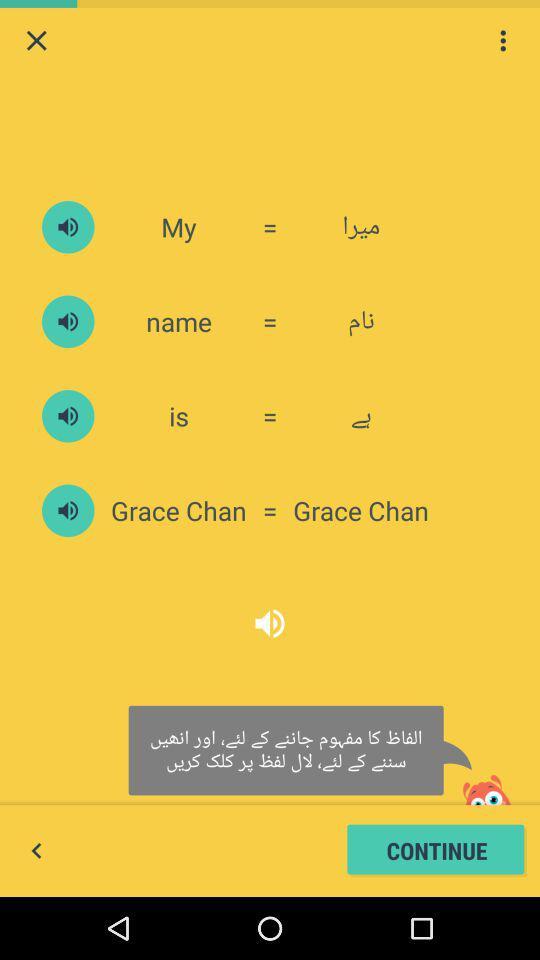  Describe the element at coordinates (36, 42) in the screenshot. I see `the close icon` at that location.